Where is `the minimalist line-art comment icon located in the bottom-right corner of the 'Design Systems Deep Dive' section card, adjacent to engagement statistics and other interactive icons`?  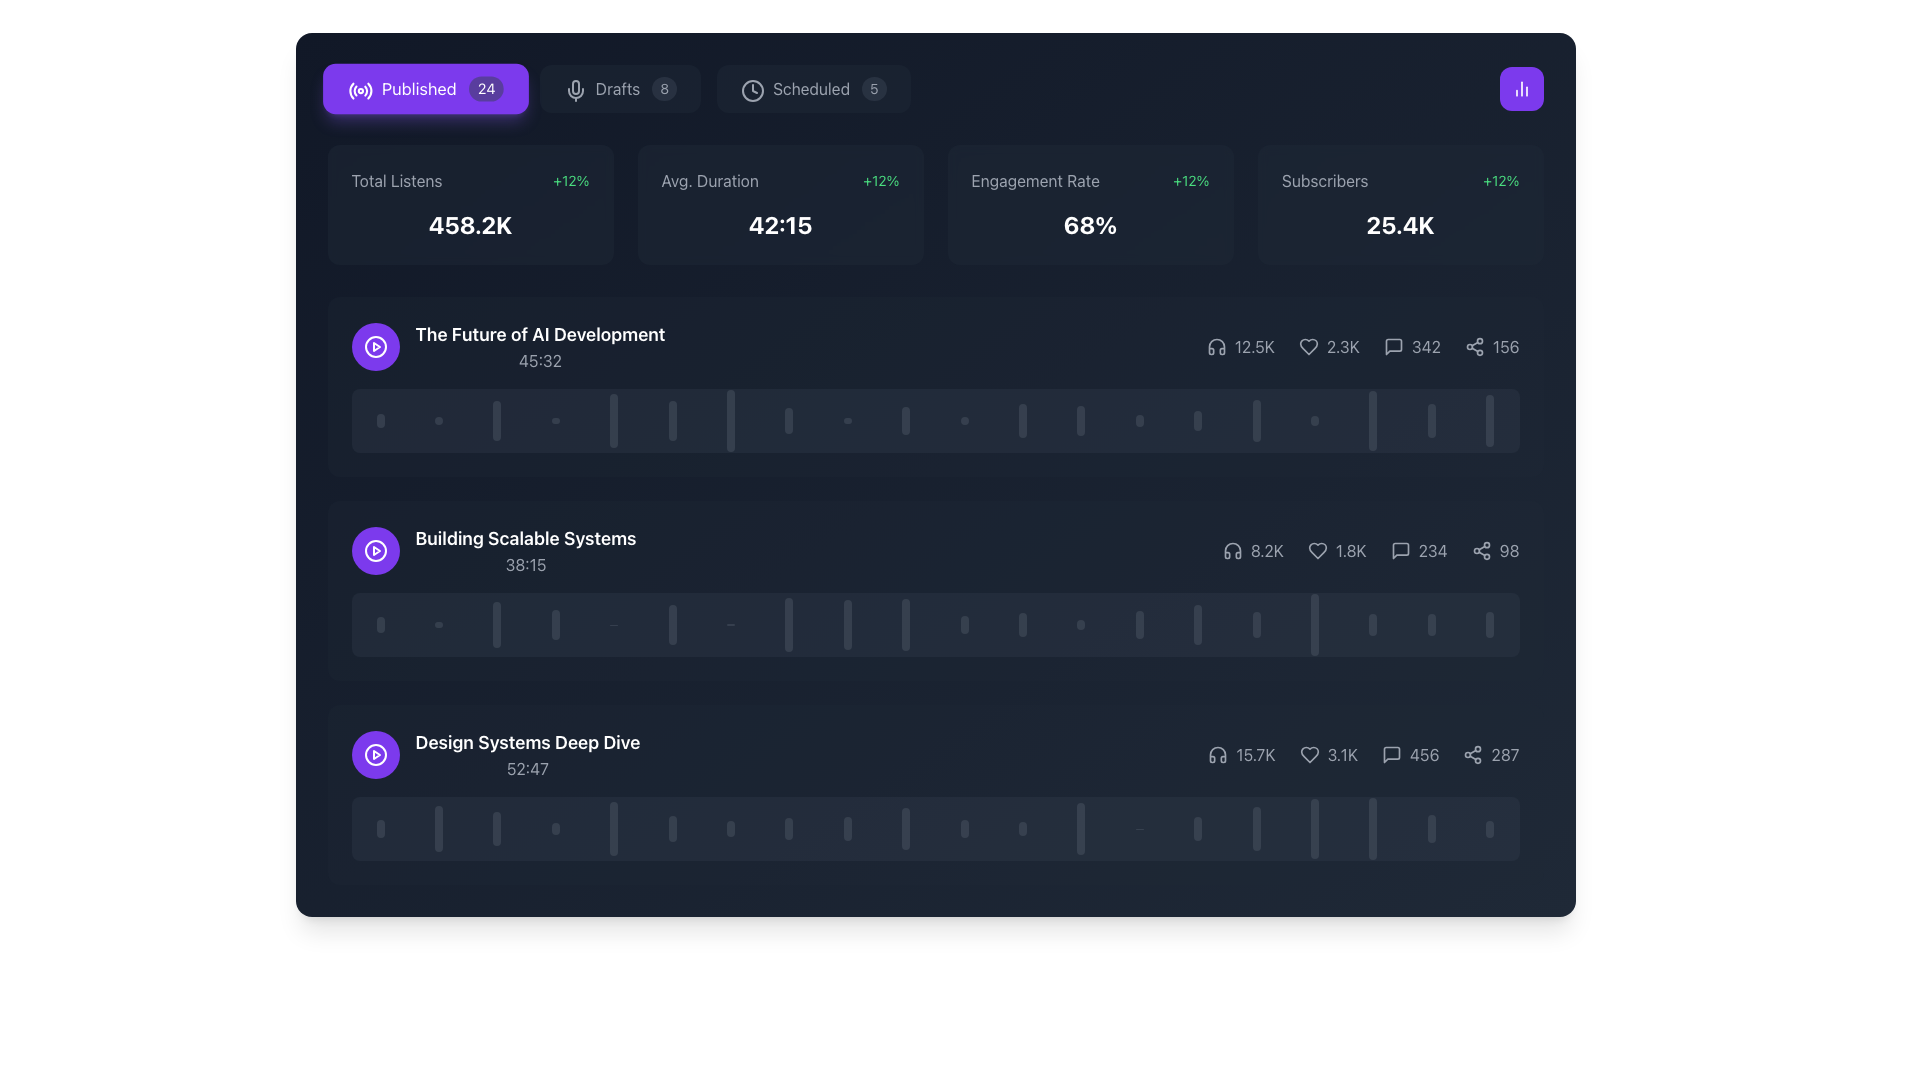 the minimalist line-art comment icon located in the bottom-right corner of the 'Design Systems Deep Dive' section card, adjacent to engagement statistics and other interactive icons is located at coordinates (1391, 755).